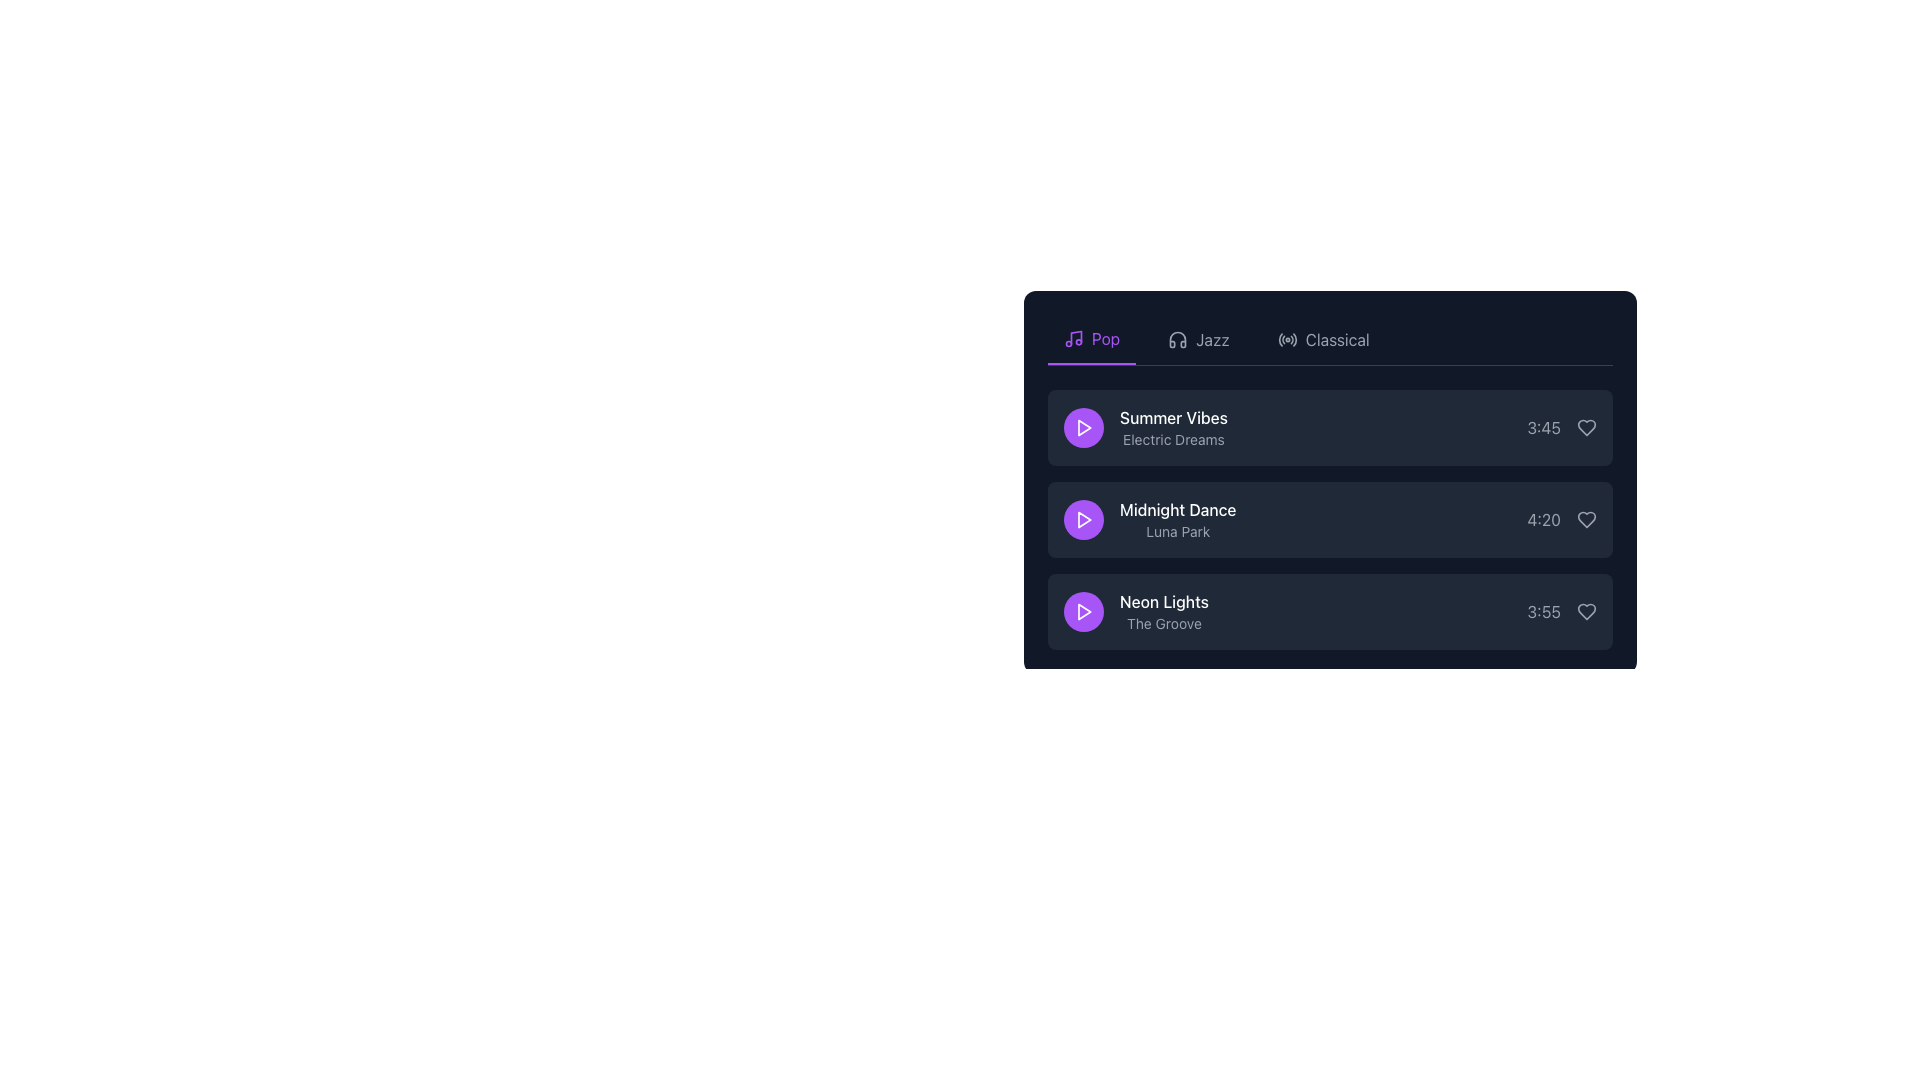  Describe the element at coordinates (1586, 427) in the screenshot. I see `the heart outline icon located to the right of the time text ('3:45') in the topmost list item of the playlist section` at that location.